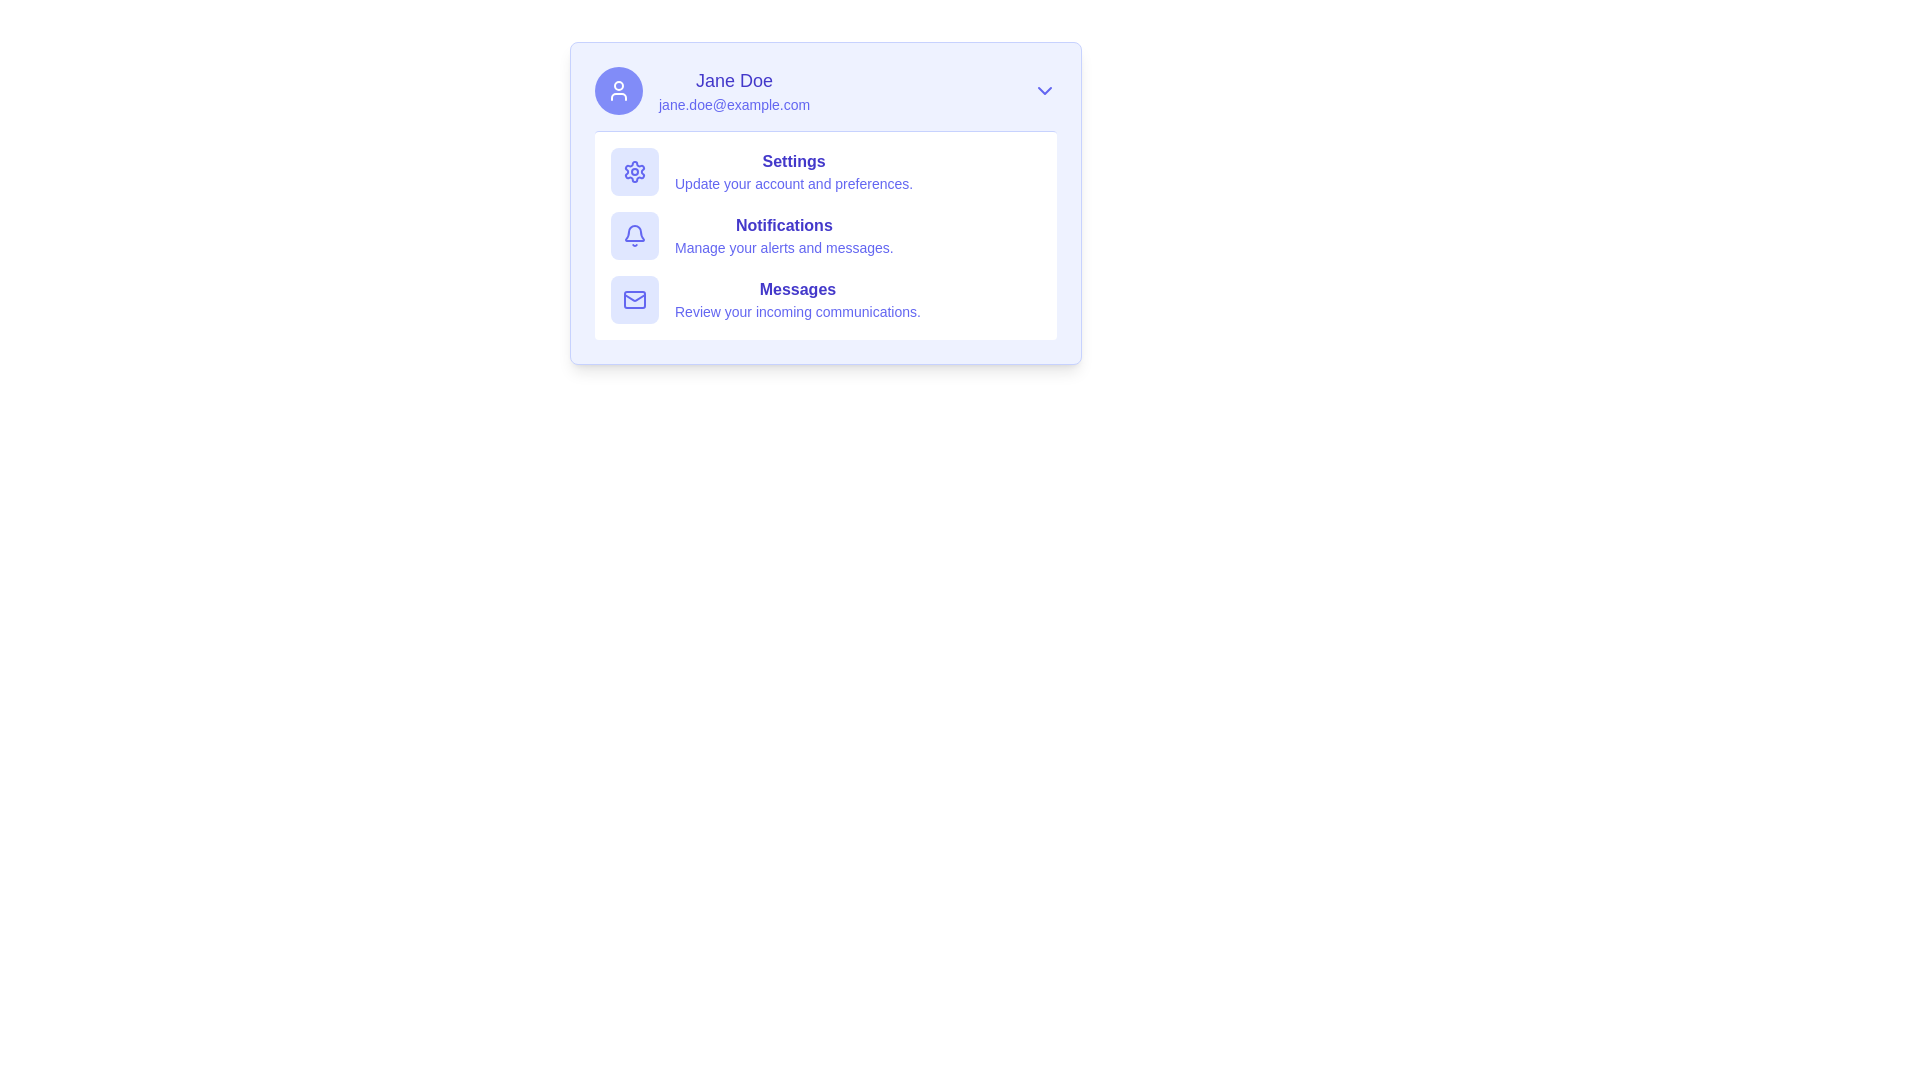 The height and width of the screenshot is (1080, 1920). I want to click on the static text element displaying 'Review your incoming communications.' which is styled in indigo color and positioned below the 'Messages' heading in the menu panel, so click(796, 312).